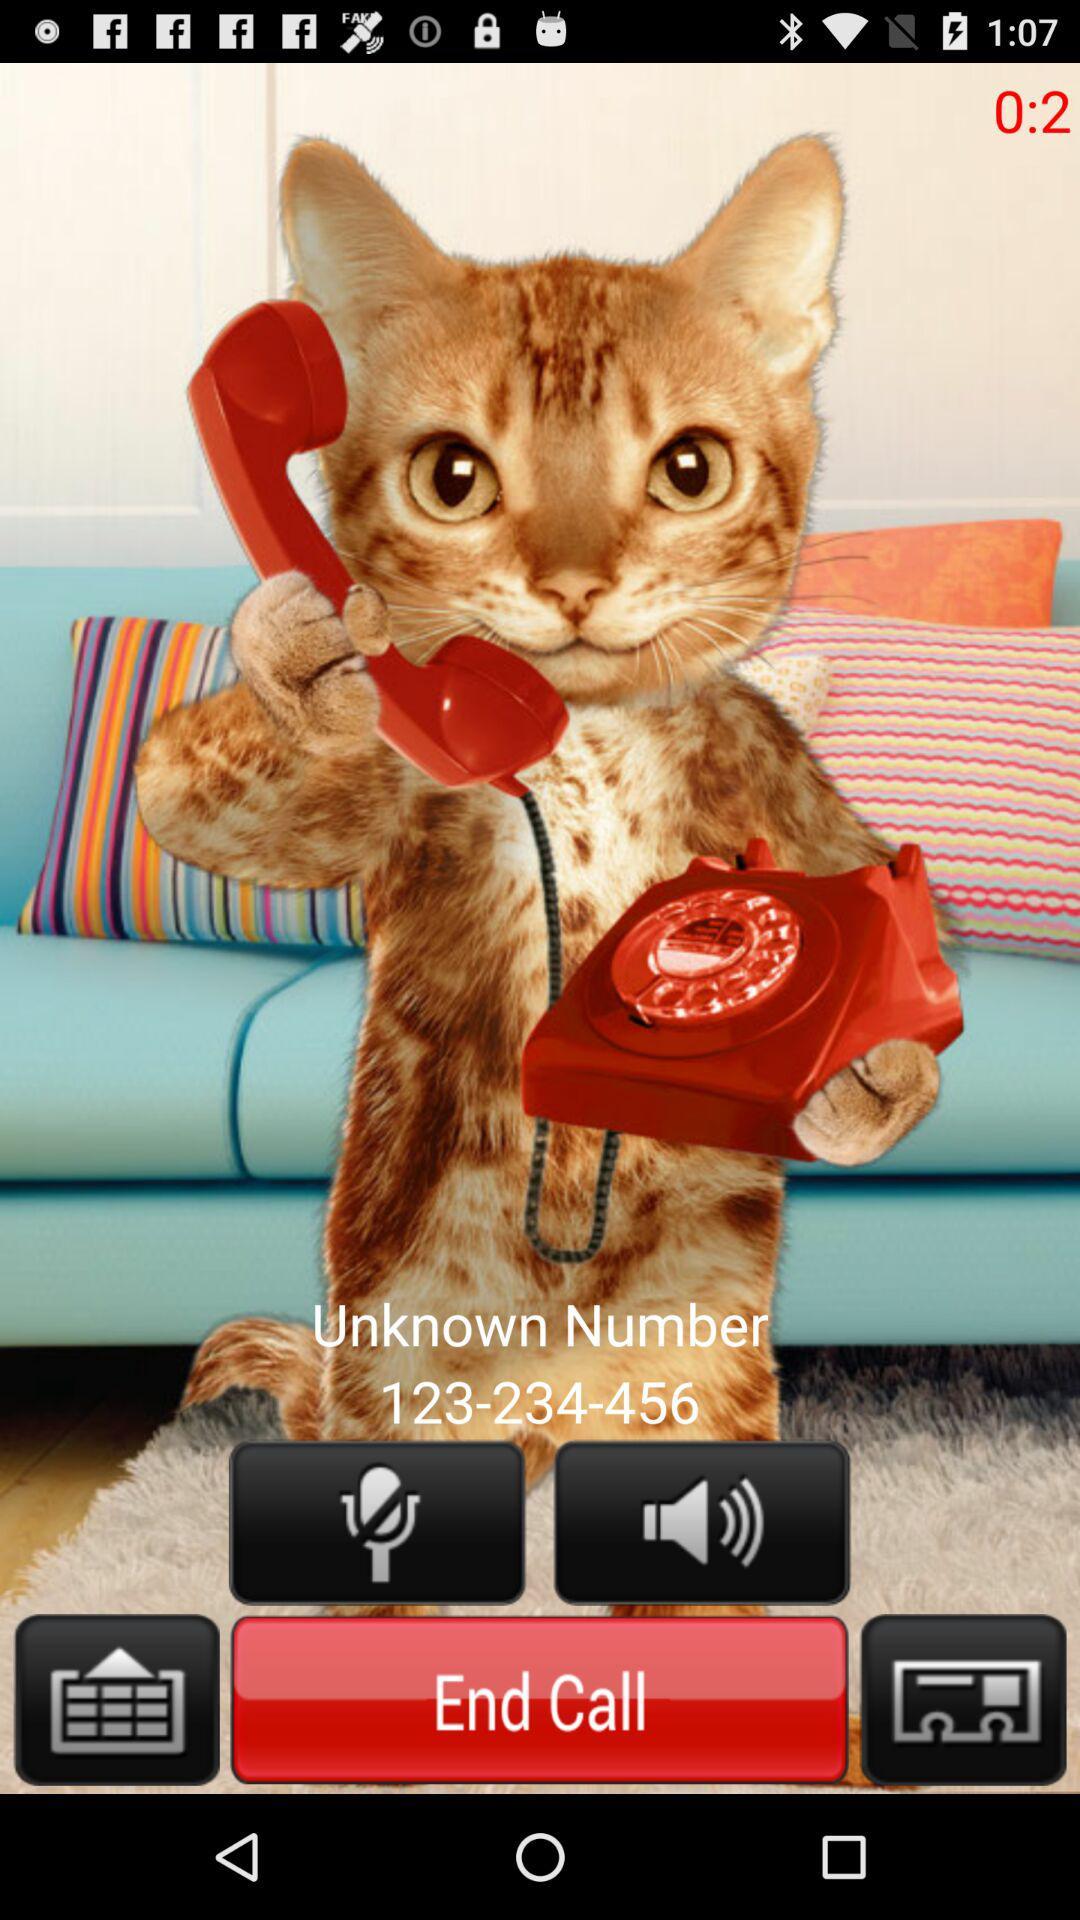  What do you see at coordinates (538, 1698) in the screenshot?
I see `endcall` at bounding box center [538, 1698].